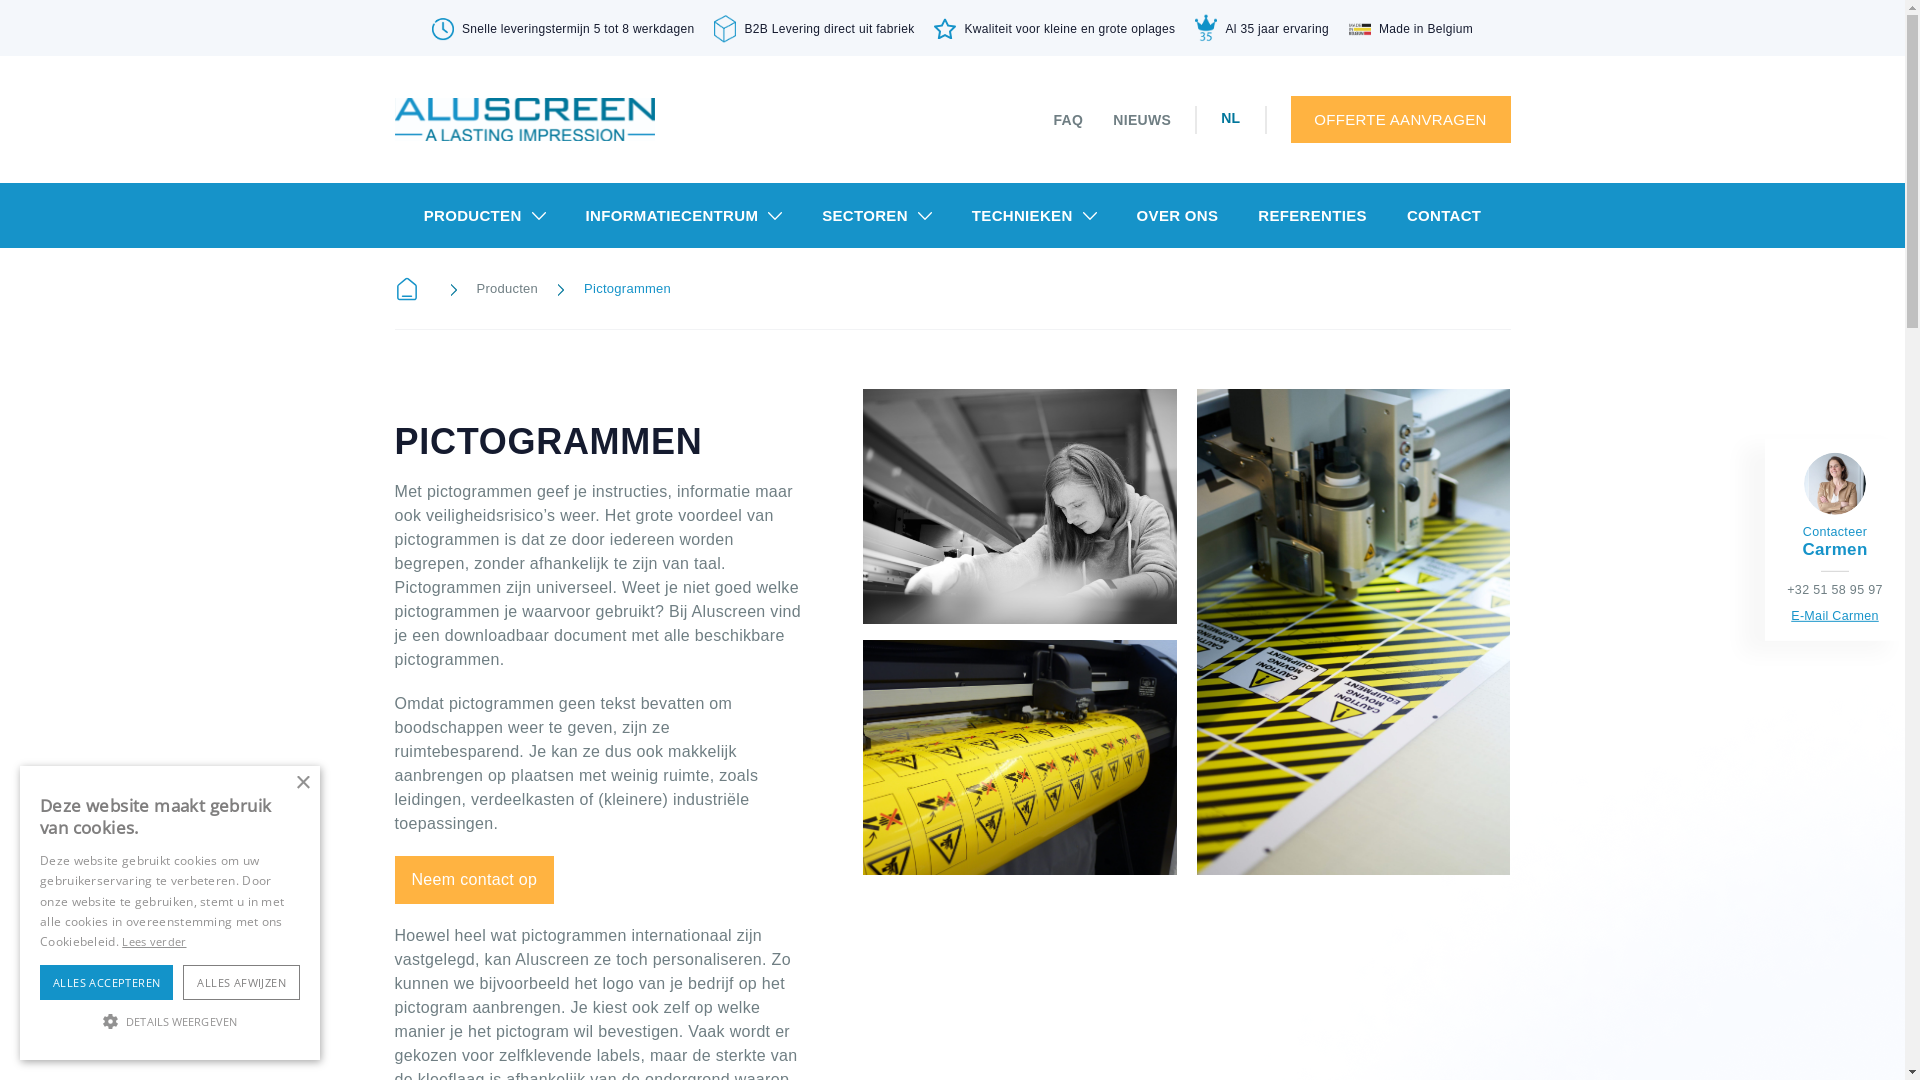 Image resolution: width=1920 pixels, height=1080 pixels. Describe the element at coordinates (484, 215) in the screenshot. I see `'PRODUCTEN'` at that location.